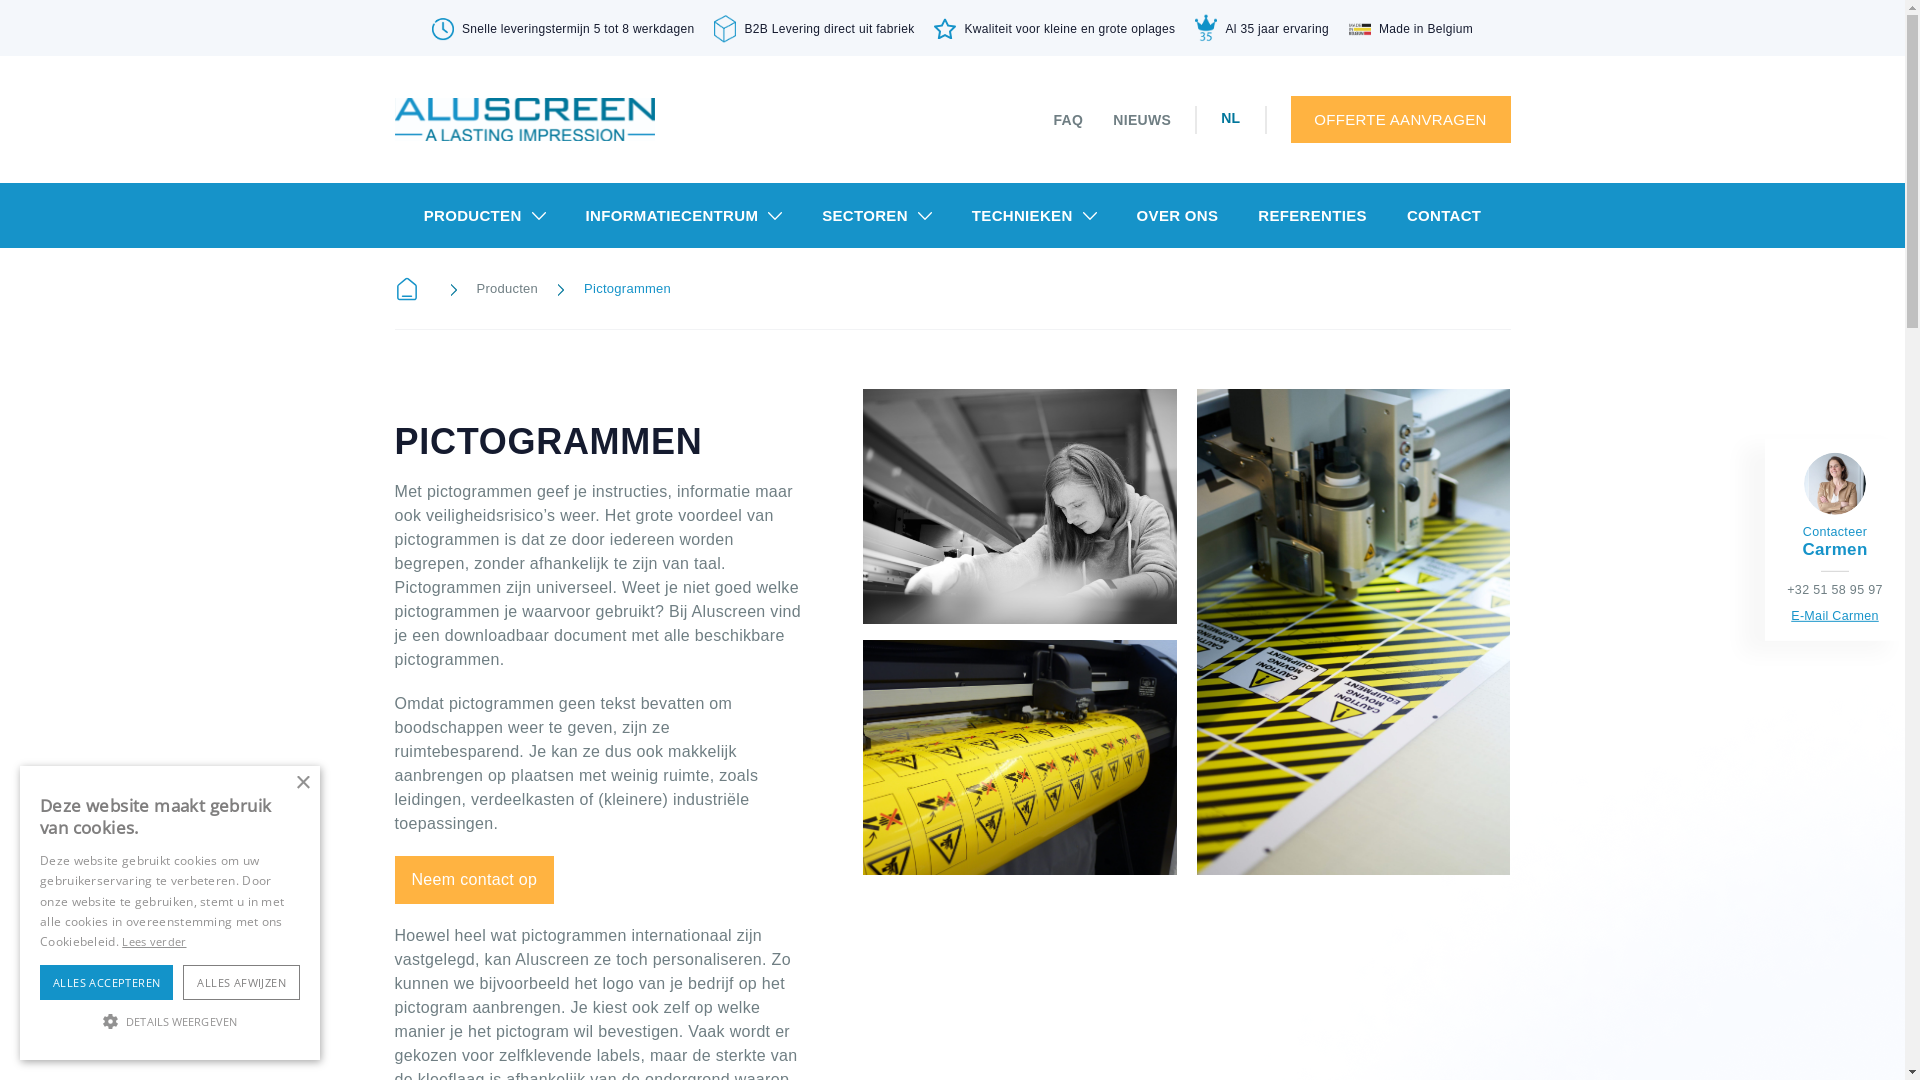 Image resolution: width=1920 pixels, height=1080 pixels. Describe the element at coordinates (484, 215) in the screenshot. I see `'PRODUCTEN'` at that location.